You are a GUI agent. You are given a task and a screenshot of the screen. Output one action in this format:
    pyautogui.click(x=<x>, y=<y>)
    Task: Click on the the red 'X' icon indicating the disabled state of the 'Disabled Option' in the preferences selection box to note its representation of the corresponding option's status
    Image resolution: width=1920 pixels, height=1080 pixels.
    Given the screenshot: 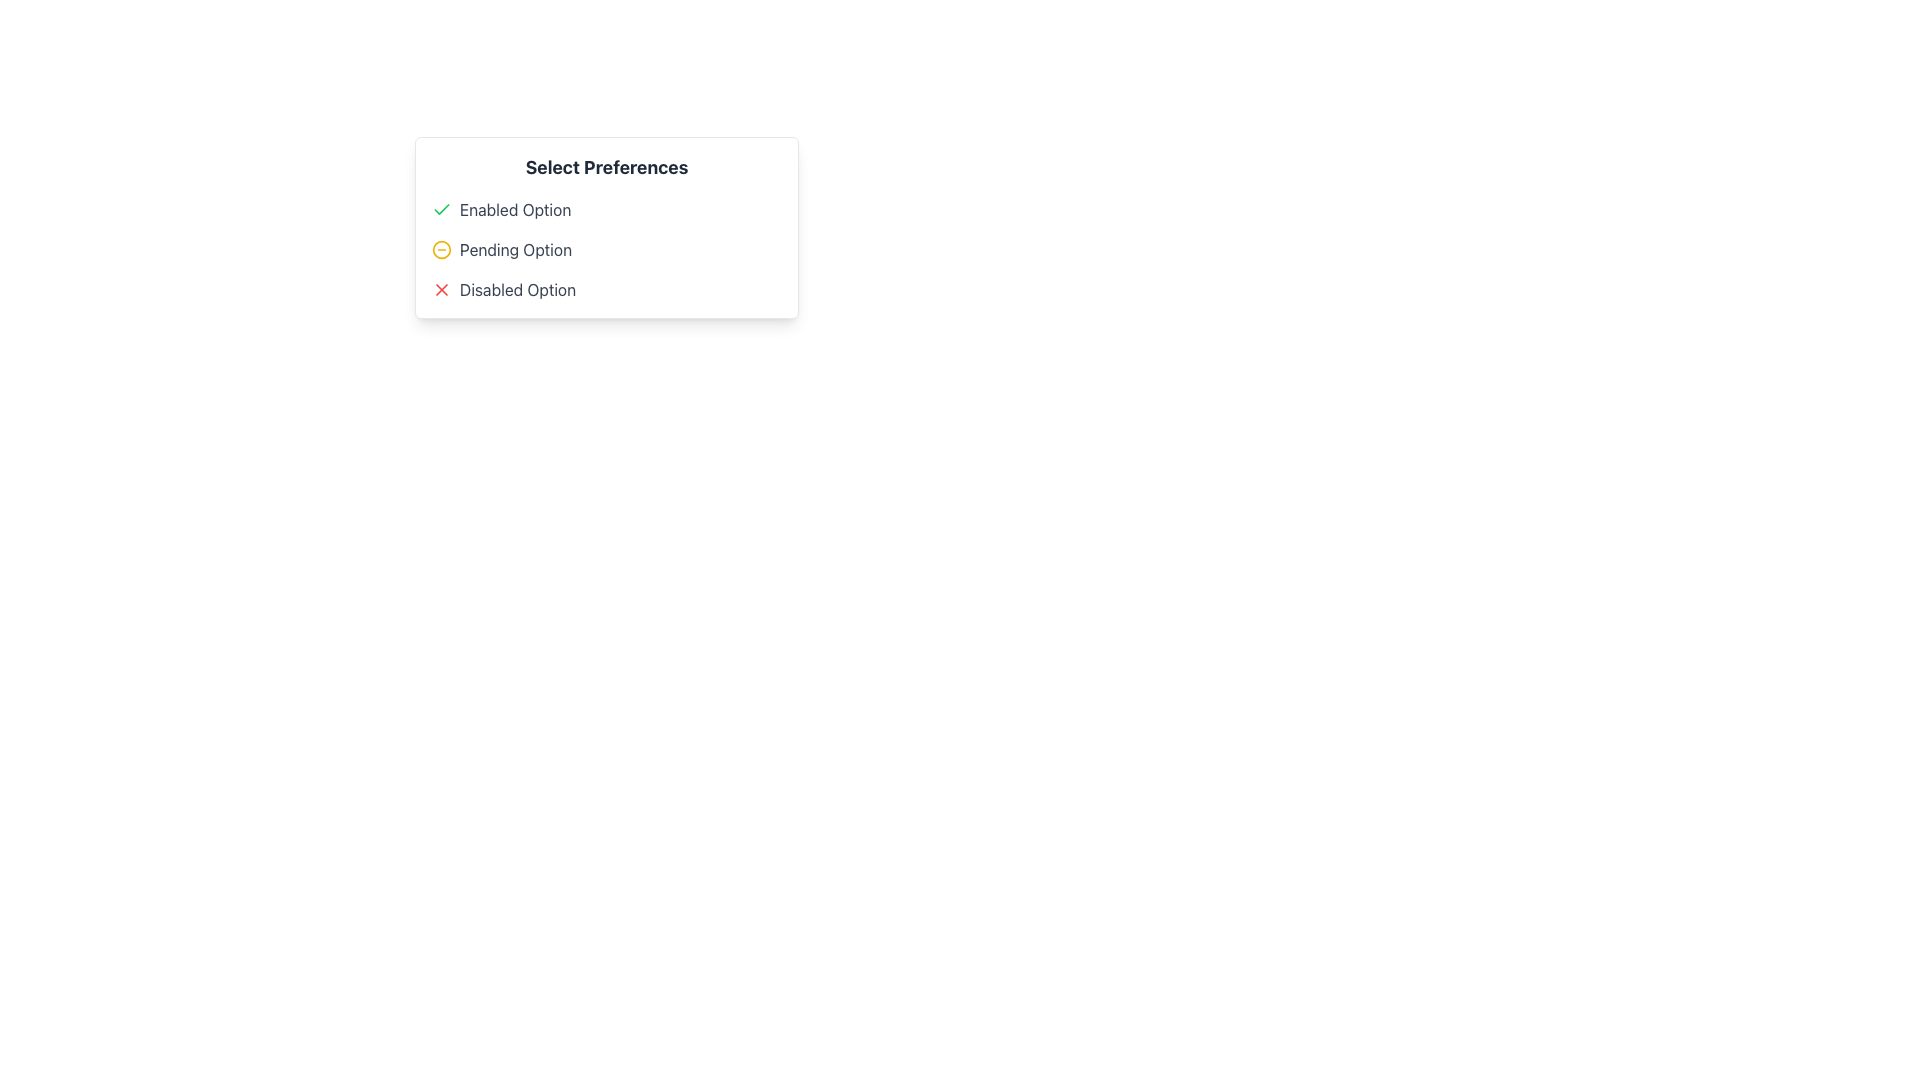 What is the action you would take?
    pyautogui.click(x=440, y=289)
    